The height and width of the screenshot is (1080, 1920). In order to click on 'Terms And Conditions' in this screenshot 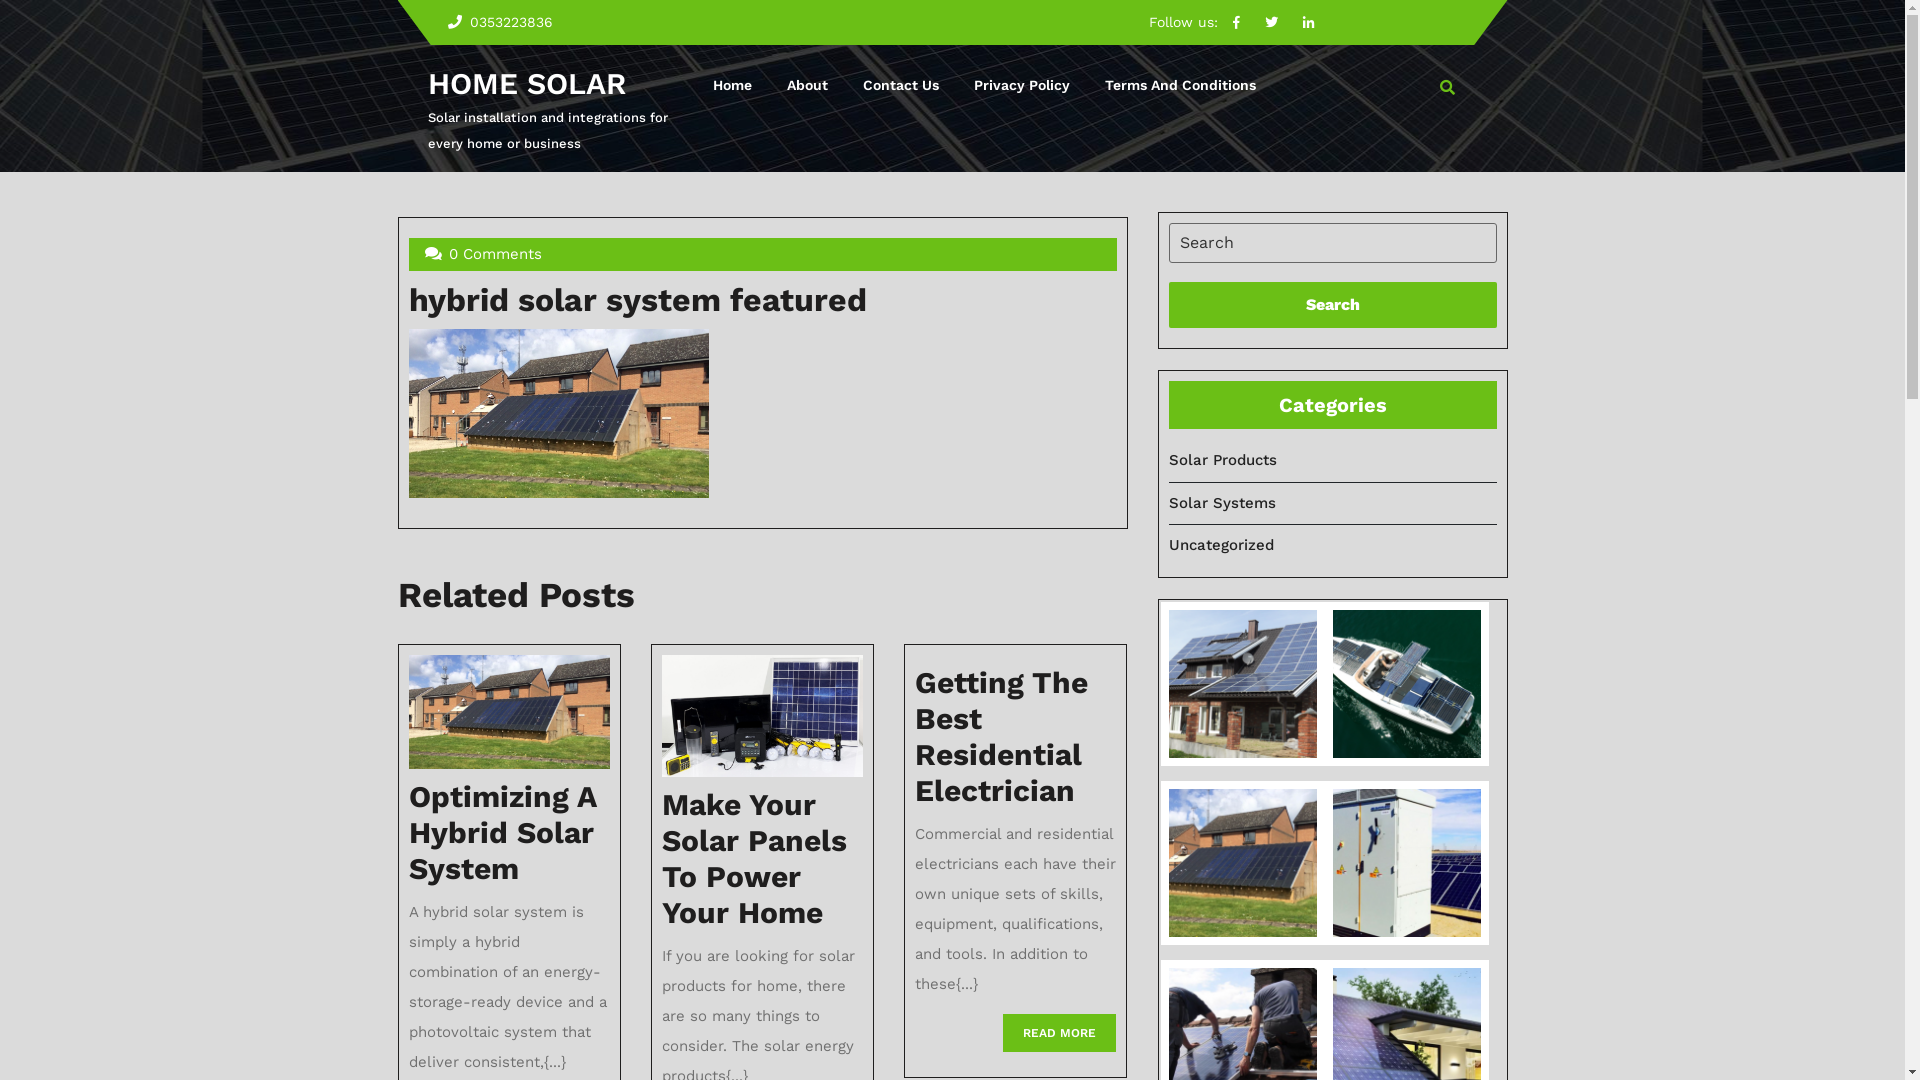, I will do `click(1180, 84)`.